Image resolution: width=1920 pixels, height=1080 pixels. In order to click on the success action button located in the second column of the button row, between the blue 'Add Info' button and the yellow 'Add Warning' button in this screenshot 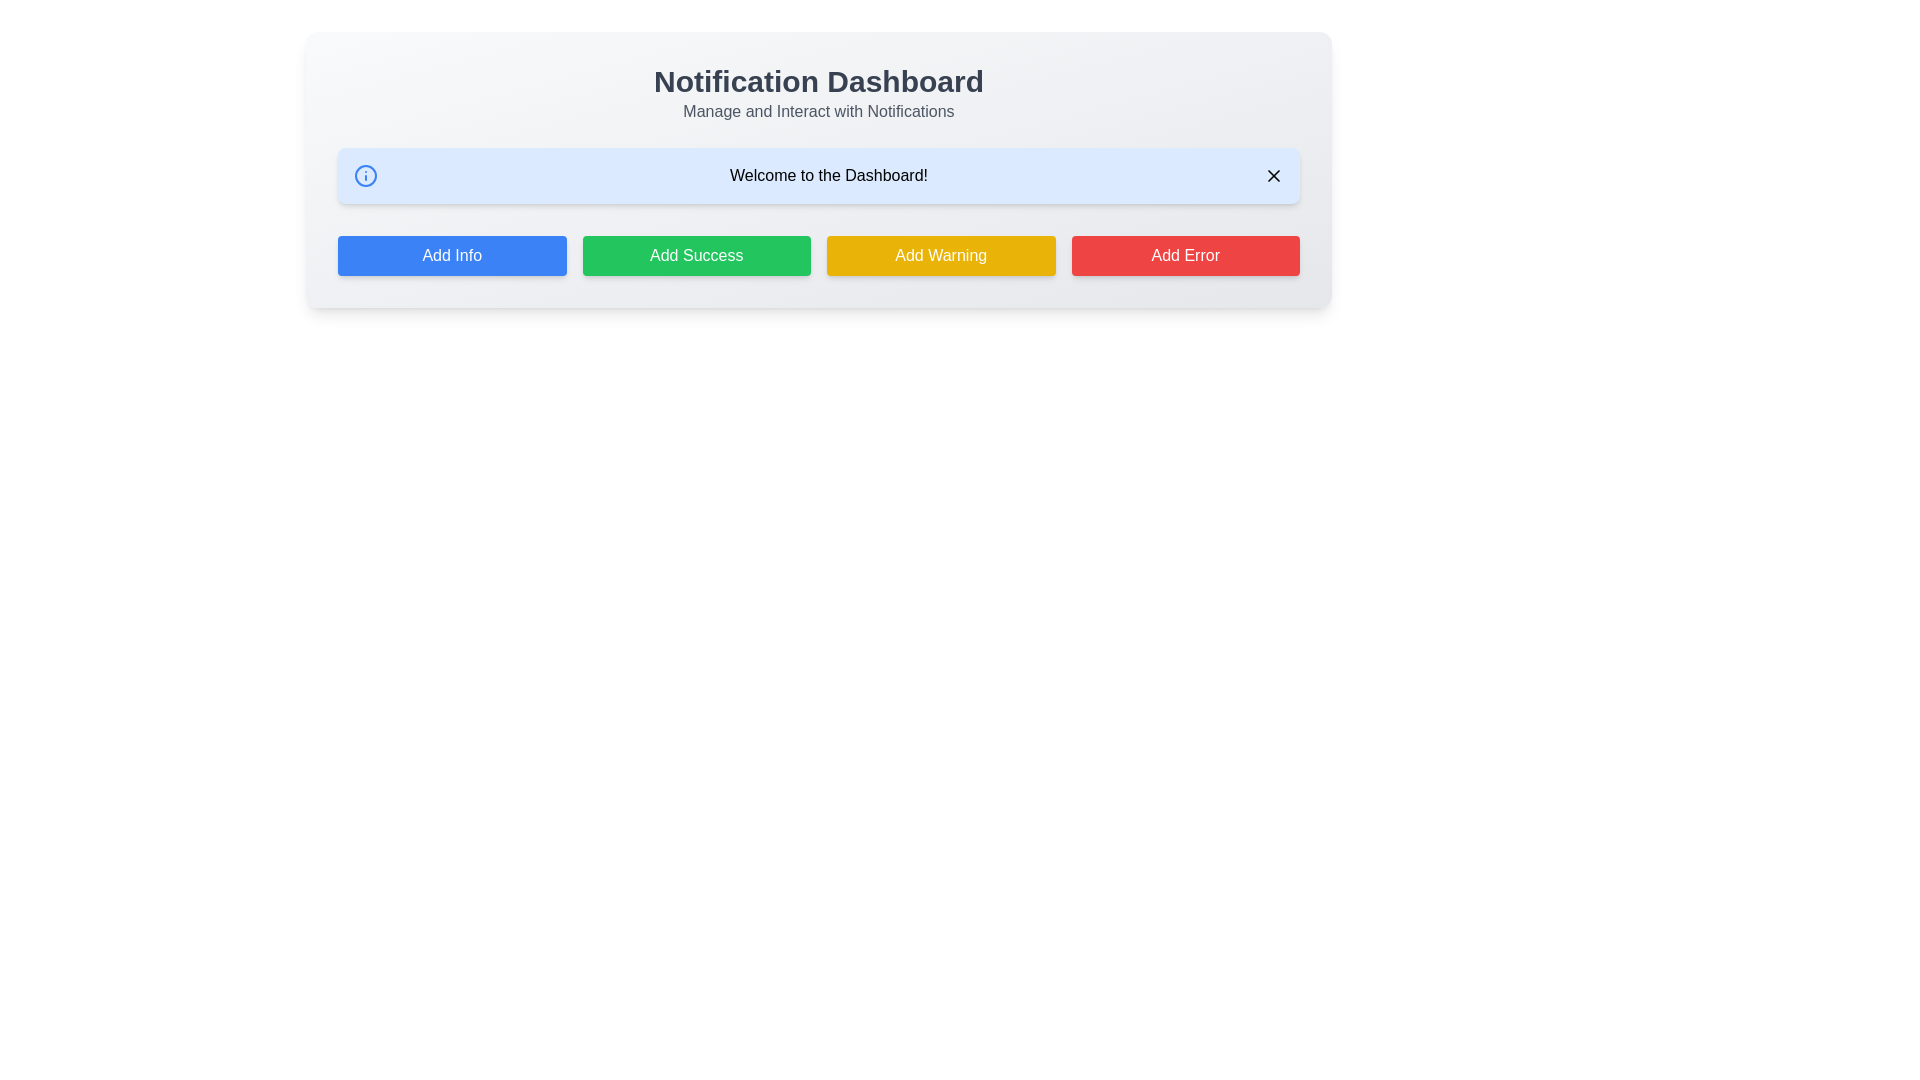, I will do `click(696, 254)`.